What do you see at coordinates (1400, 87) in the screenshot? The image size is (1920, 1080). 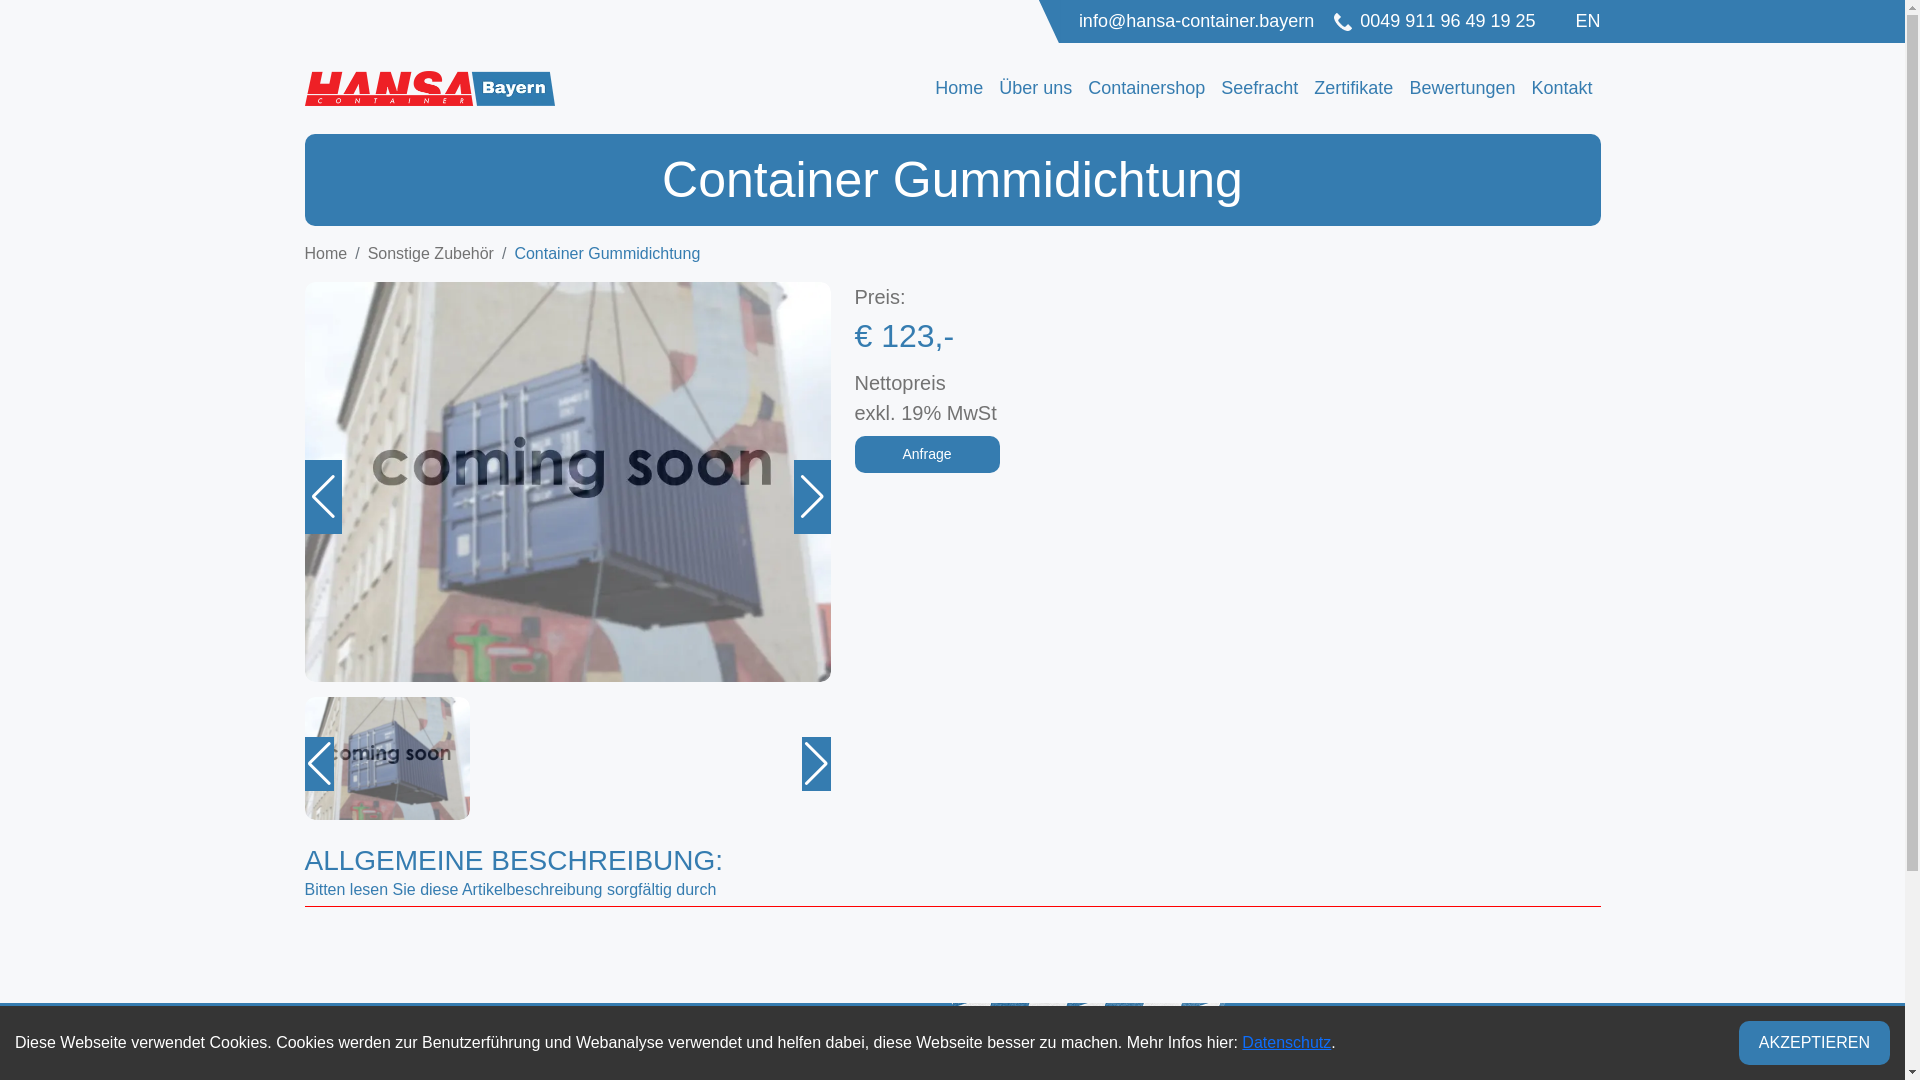 I see `'Bewertungen'` at bounding box center [1400, 87].